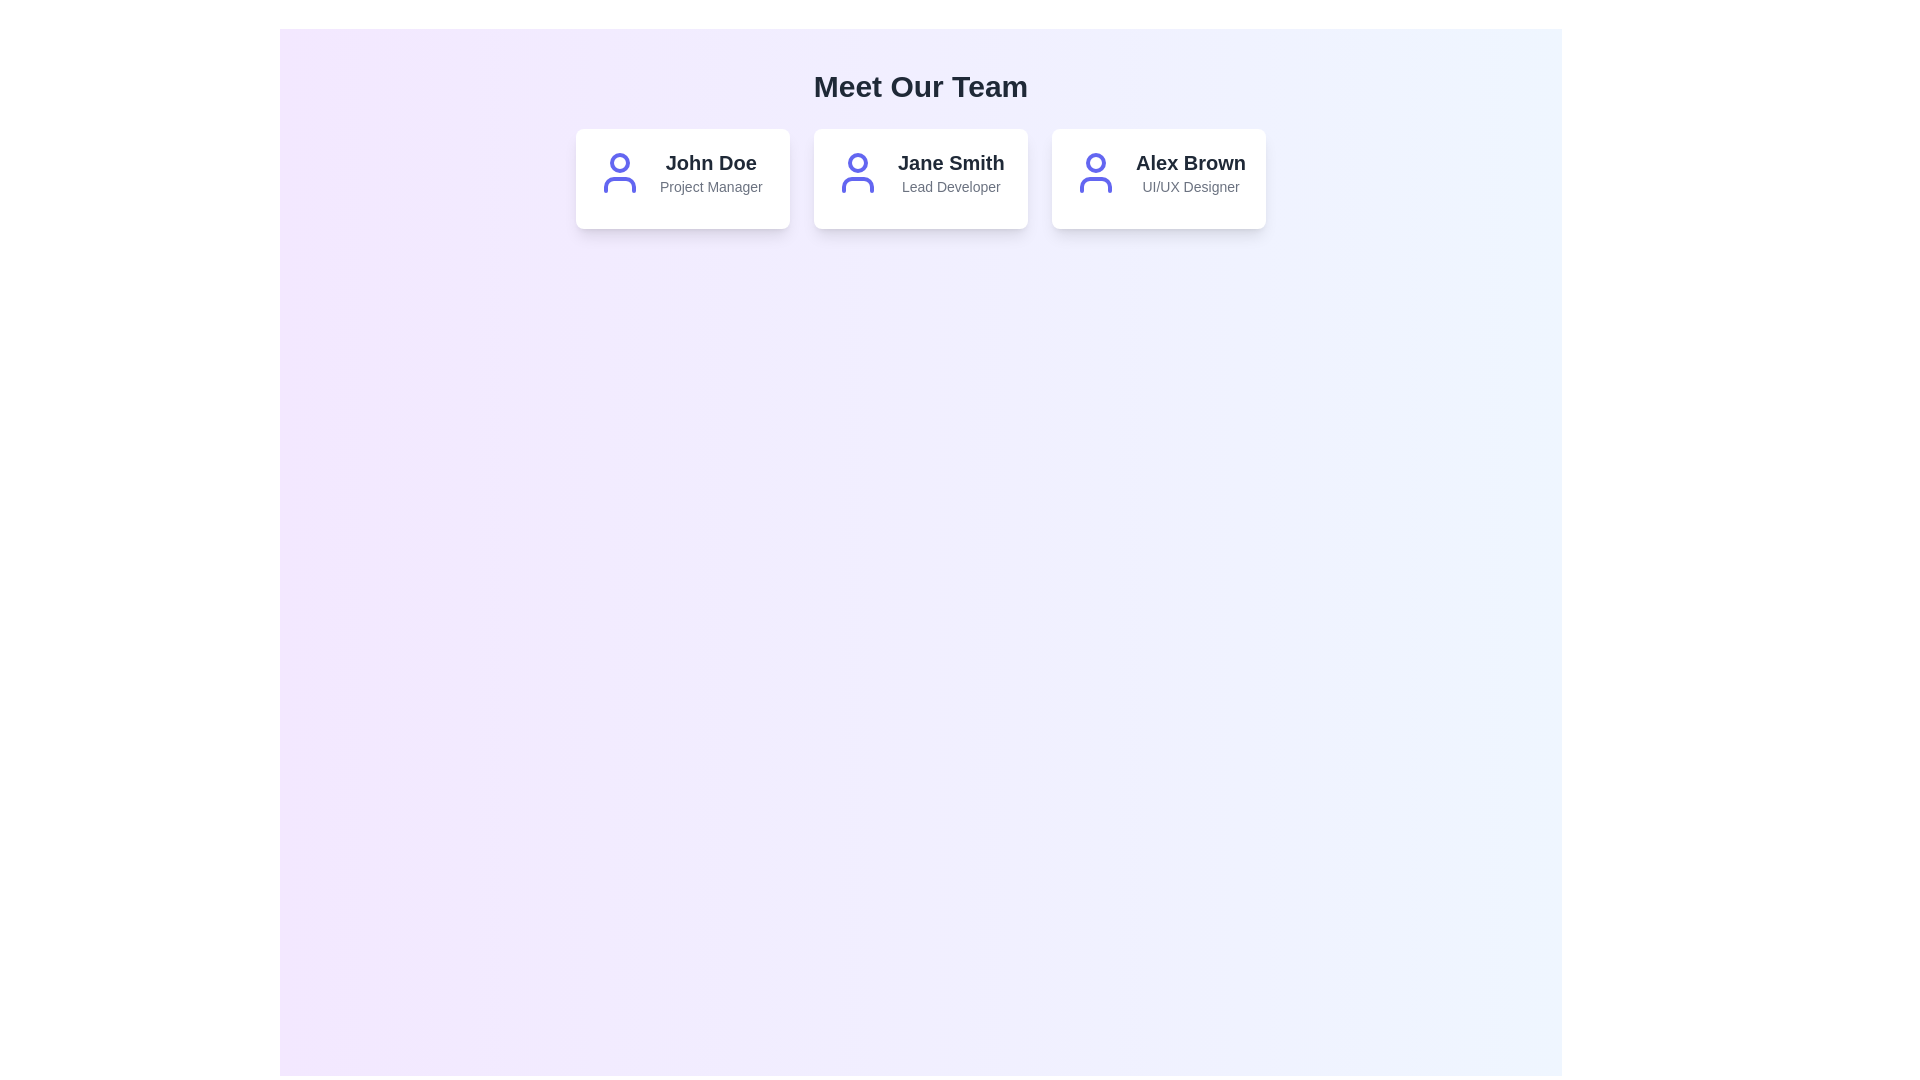 This screenshot has height=1080, width=1920. I want to click on the text label displaying 'Project Manager' which is located beneath the 'John Doe' label in the leftmost card of three cards, so click(711, 186).